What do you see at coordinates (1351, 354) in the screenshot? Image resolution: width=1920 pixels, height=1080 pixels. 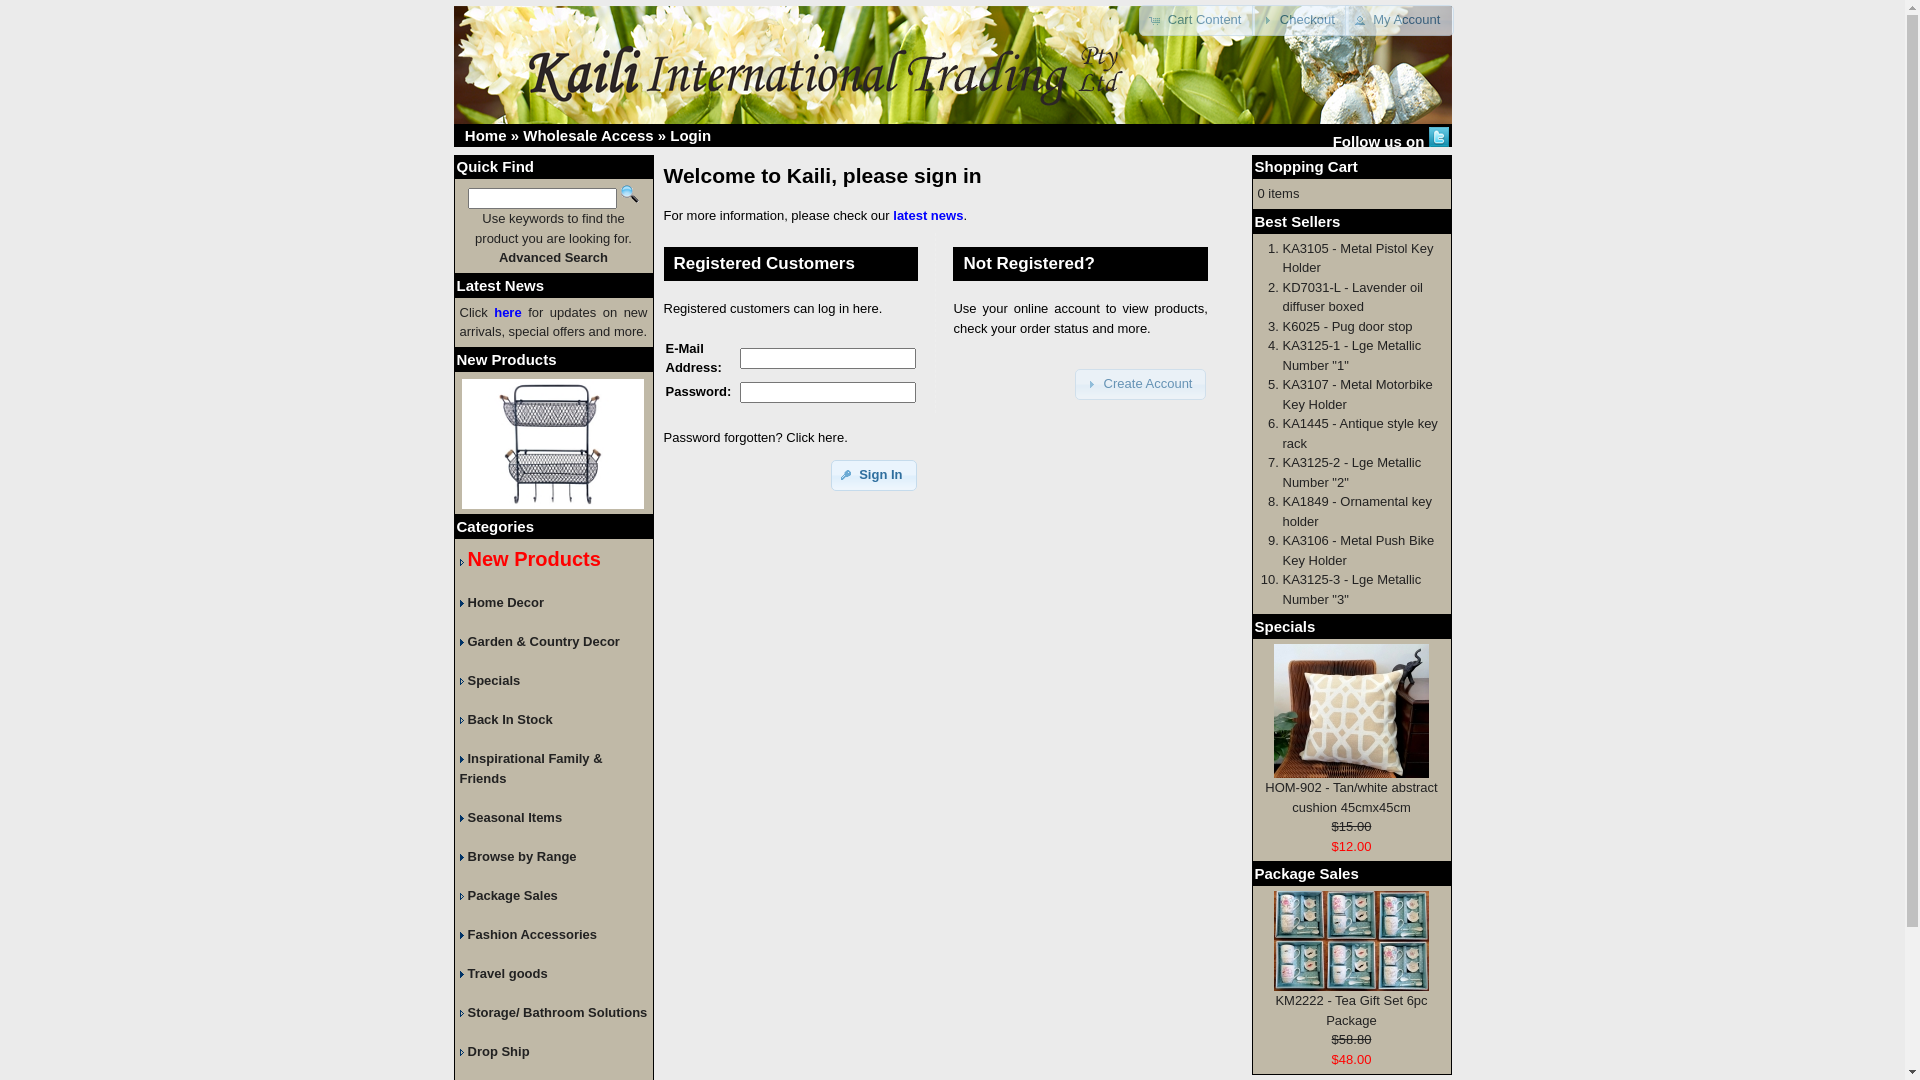 I see `'KA3125-1 - Lge Metallic Number "1"'` at bounding box center [1351, 354].